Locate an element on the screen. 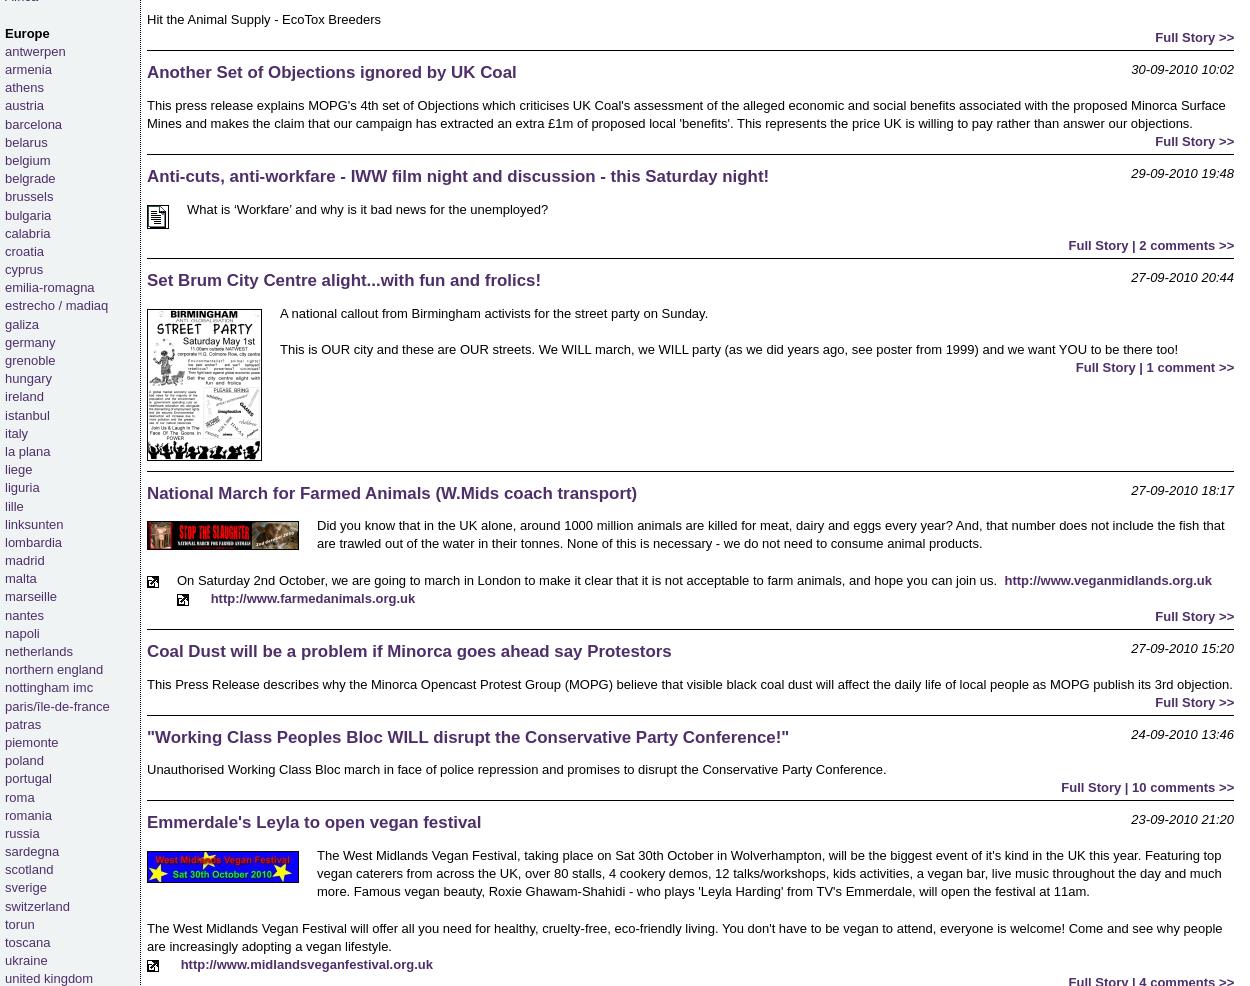 The width and height of the screenshot is (1250, 986). 'Anti-cuts, anti-workfare - IWW film night and discussion - this Saturday night!' is located at coordinates (457, 175).